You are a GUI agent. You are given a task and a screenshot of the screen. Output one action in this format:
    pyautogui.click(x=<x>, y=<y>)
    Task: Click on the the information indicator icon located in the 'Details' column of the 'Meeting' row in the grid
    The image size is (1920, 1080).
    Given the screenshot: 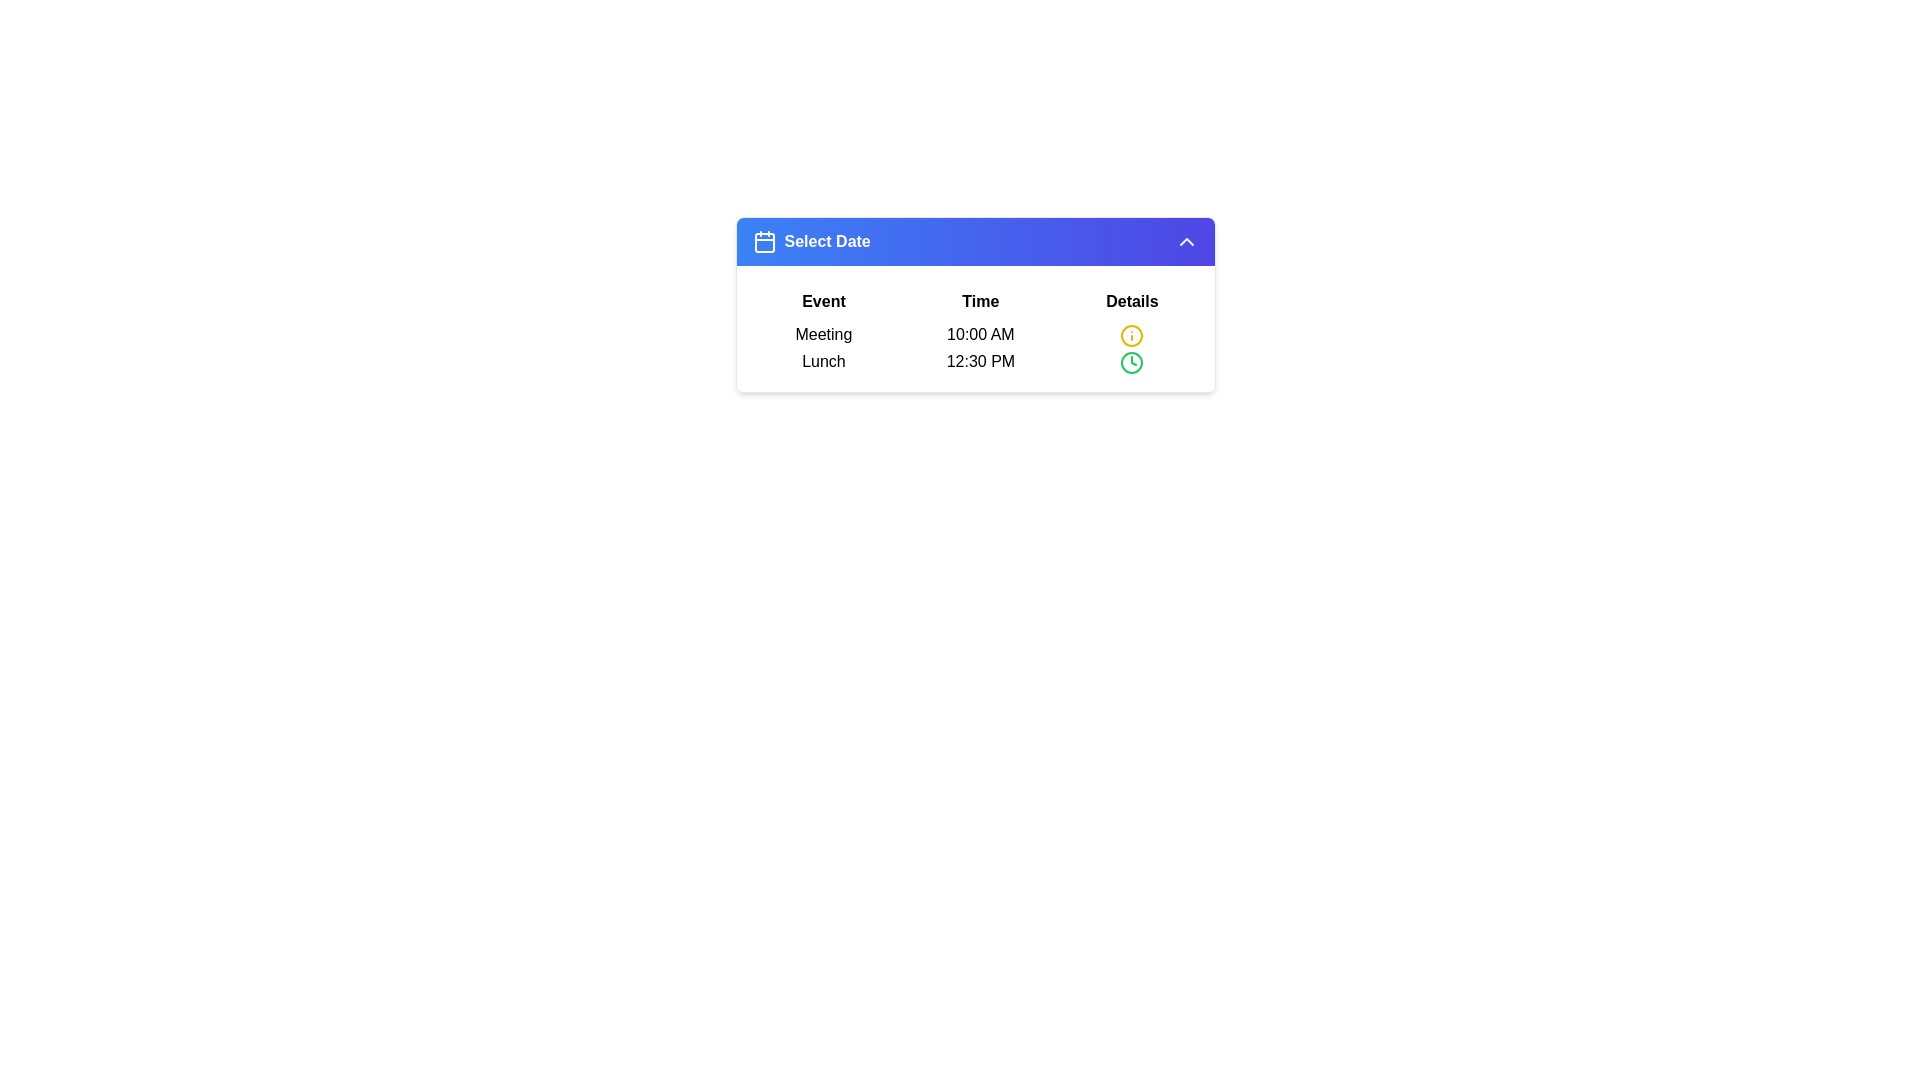 What is the action you would take?
    pyautogui.click(x=1132, y=334)
    